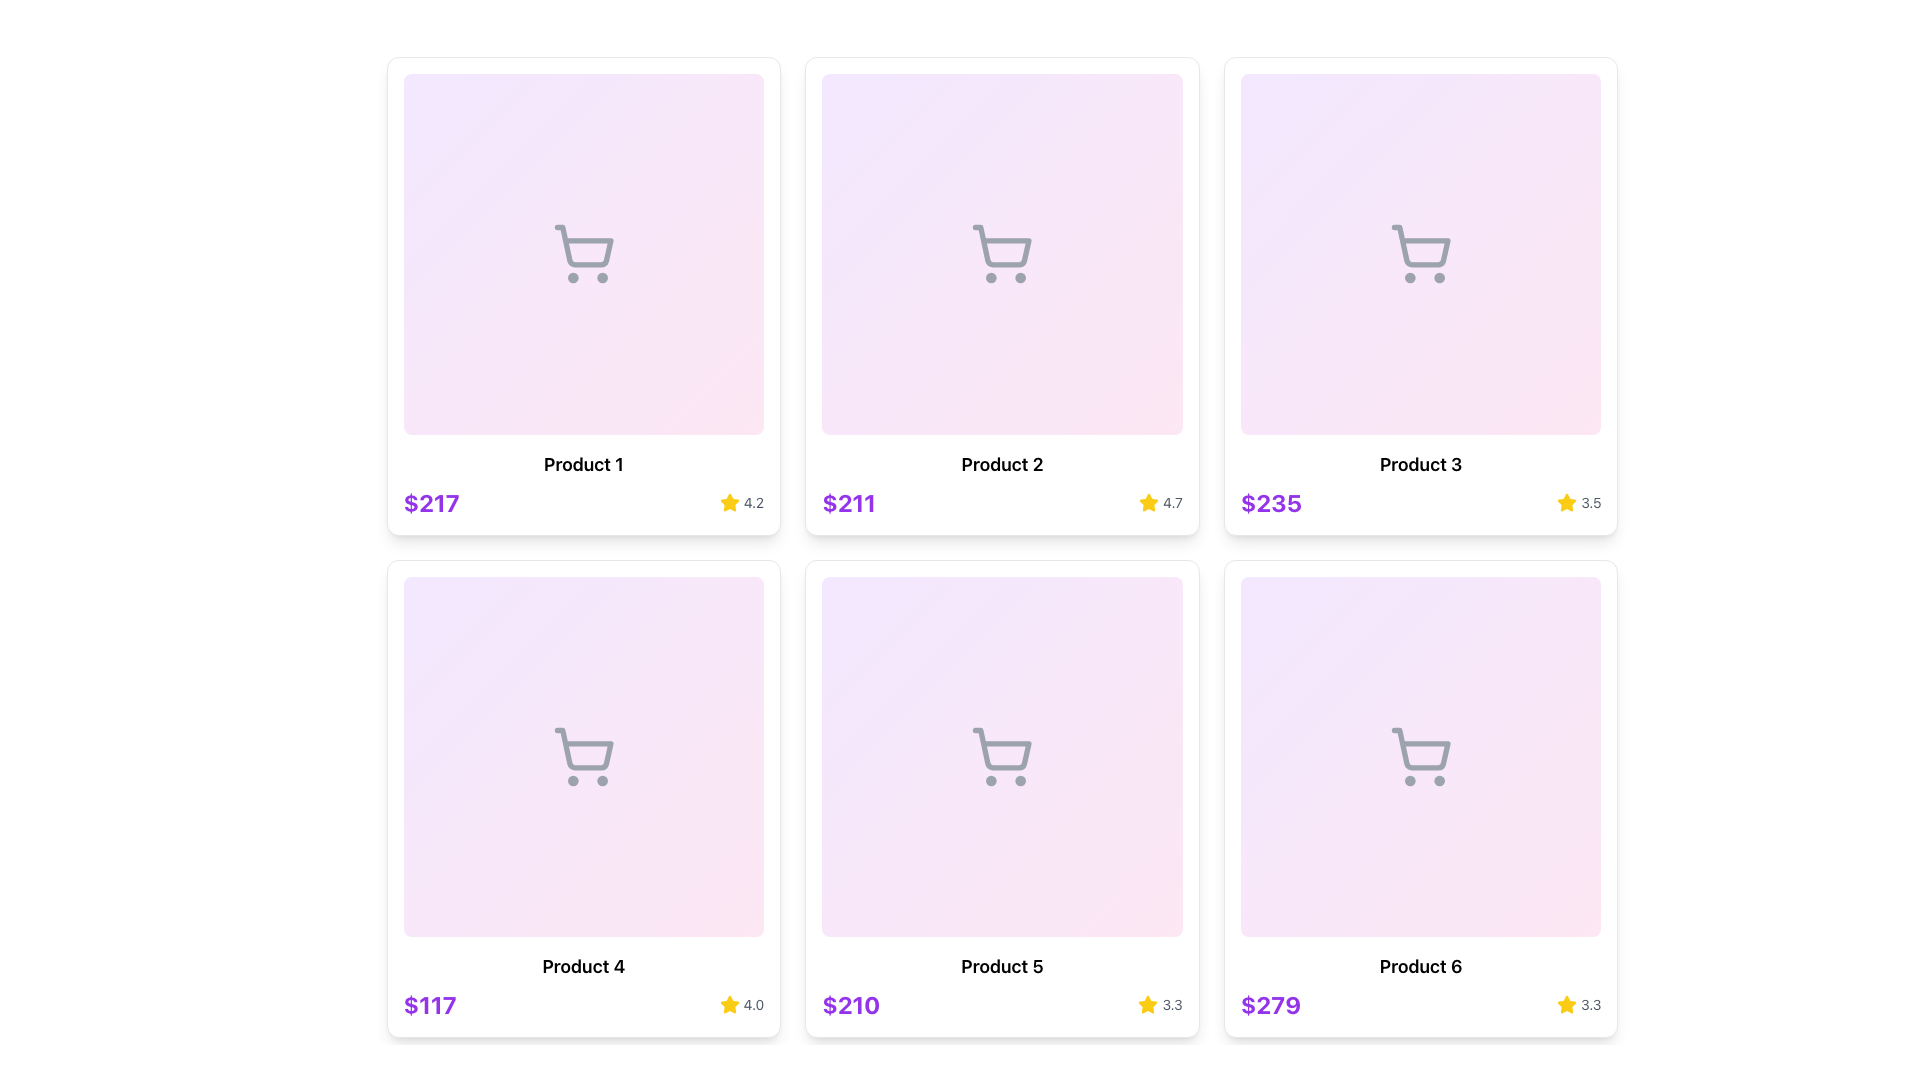 The image size is (1920, 1080). What do you see at coordinates (1269, 1005) in the screenshot?
I see `the price label displaying 'Product 6', located at the bottom right of the product grid` at bounding box center [1269, 1005].